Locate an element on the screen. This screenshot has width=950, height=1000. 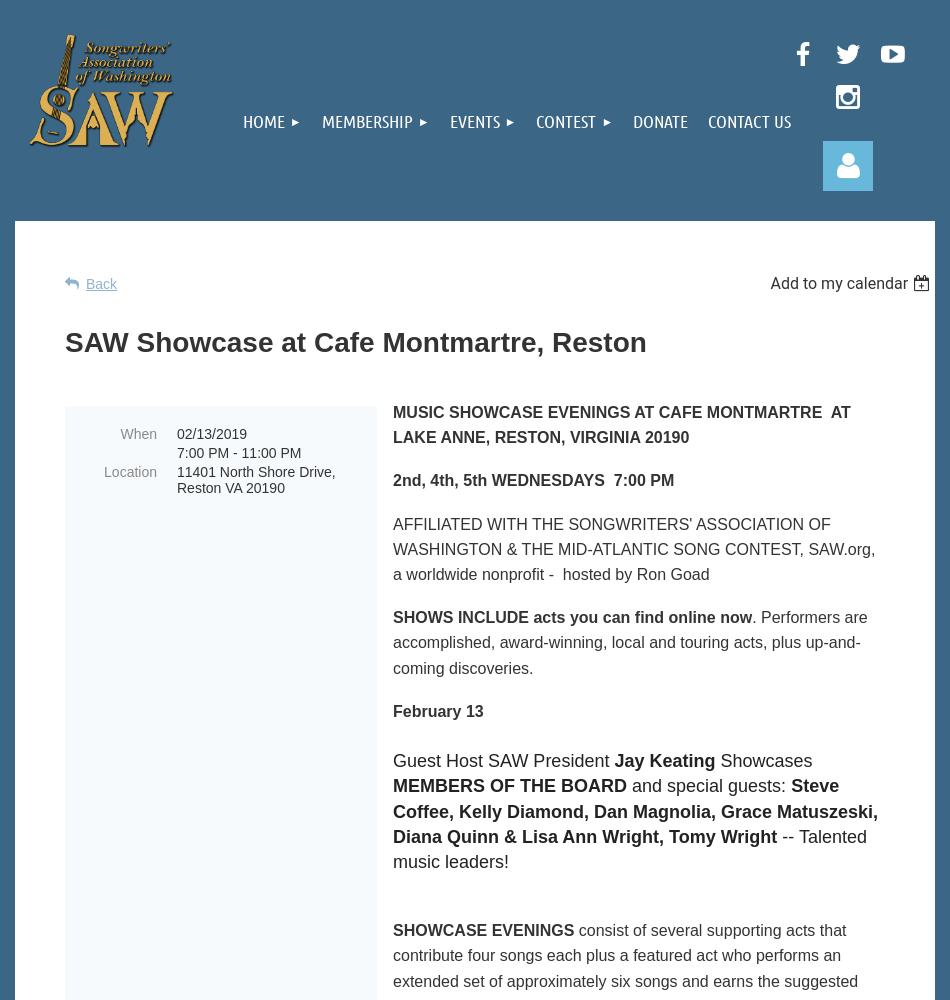
'Donate' is located at coordinates (660, 120).